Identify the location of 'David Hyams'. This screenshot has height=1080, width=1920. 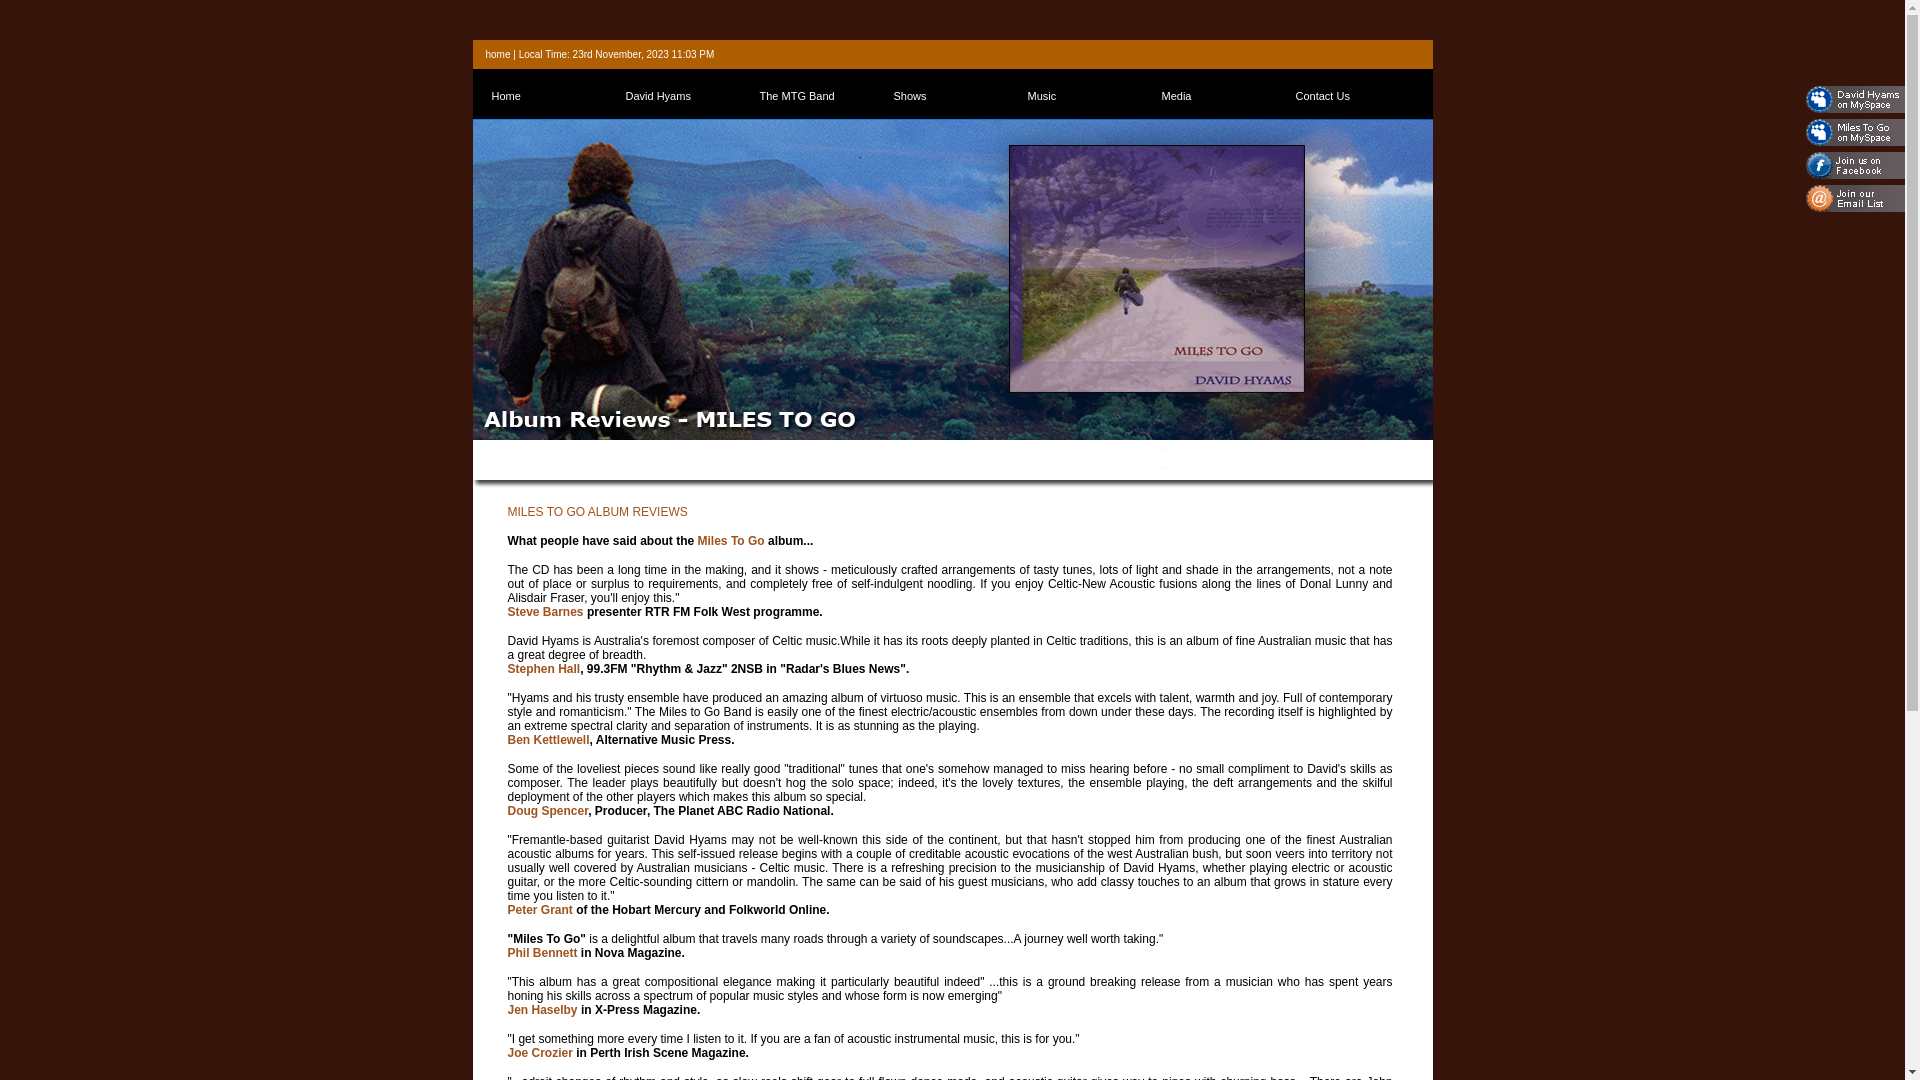
(624, 96).